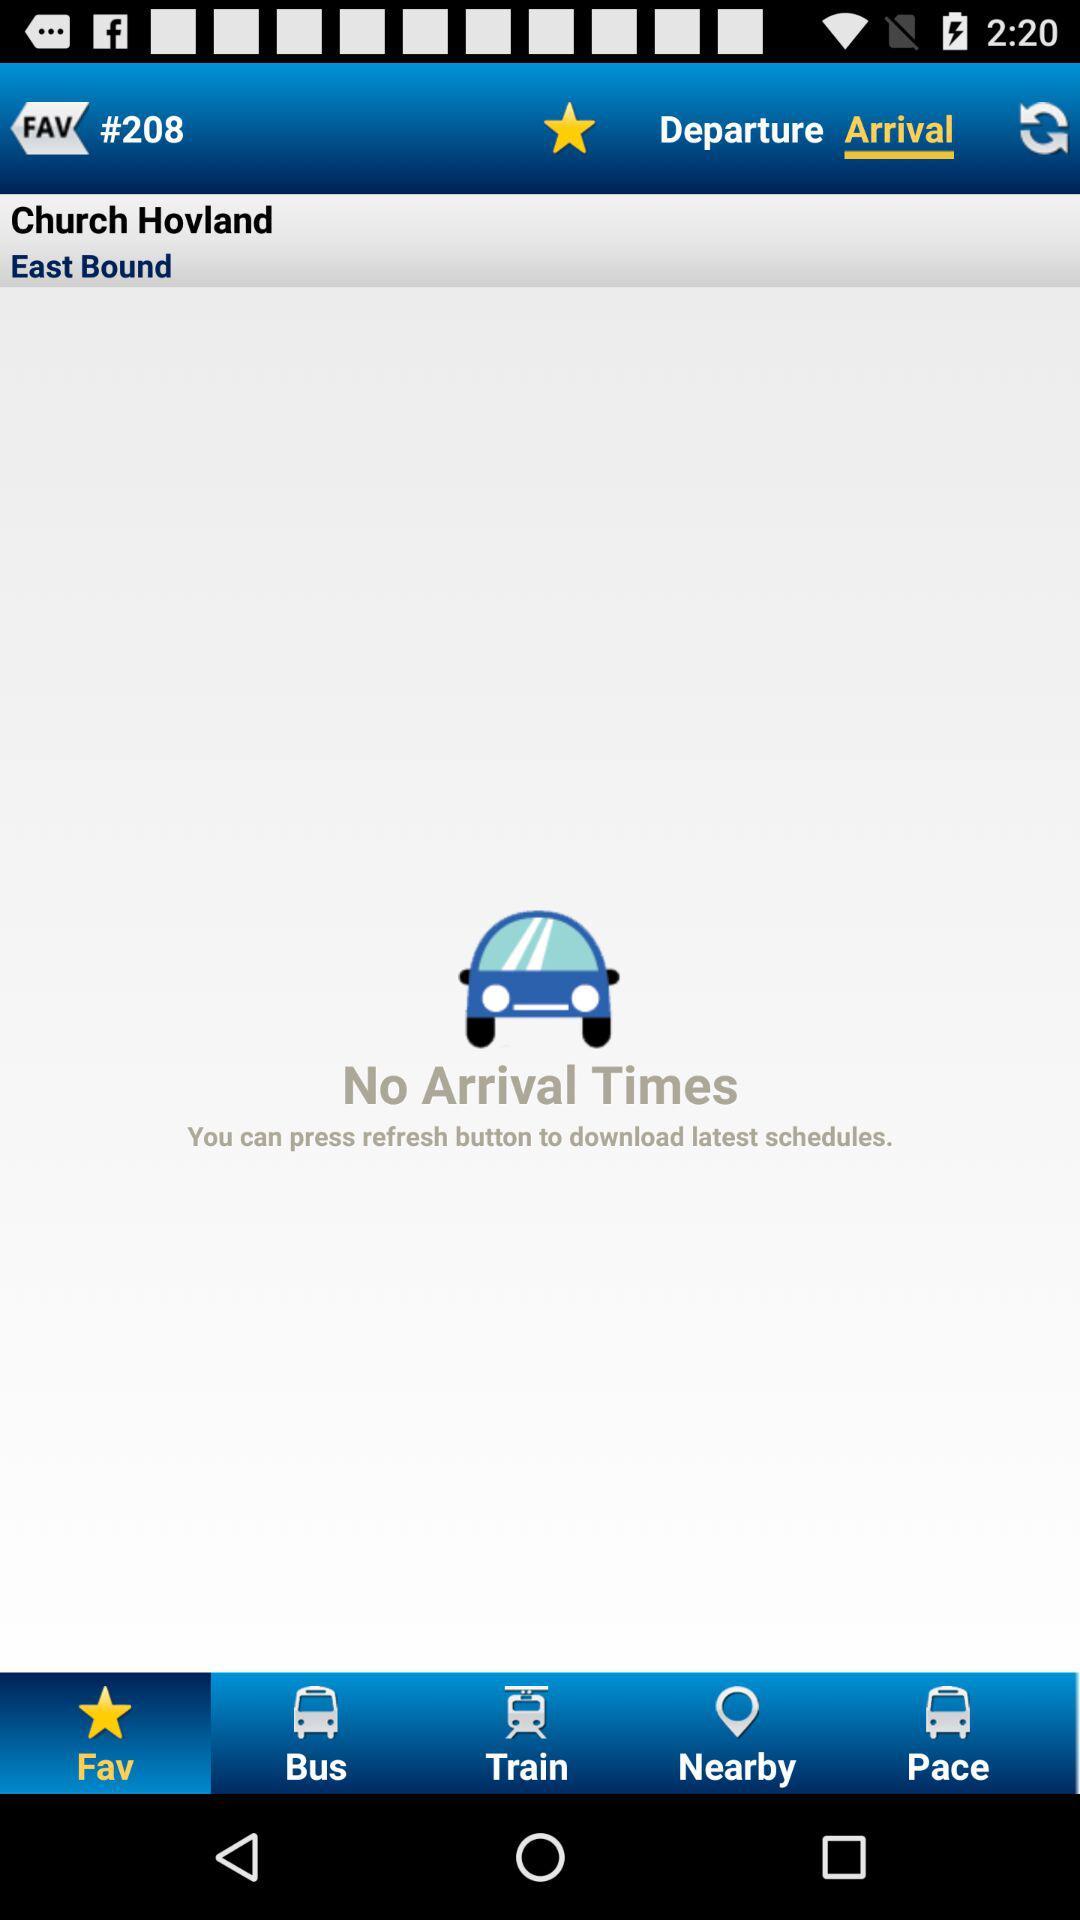 This screenshot has width=1080, height=1920. I want to click on the refresh icon, so click(1042, 136).